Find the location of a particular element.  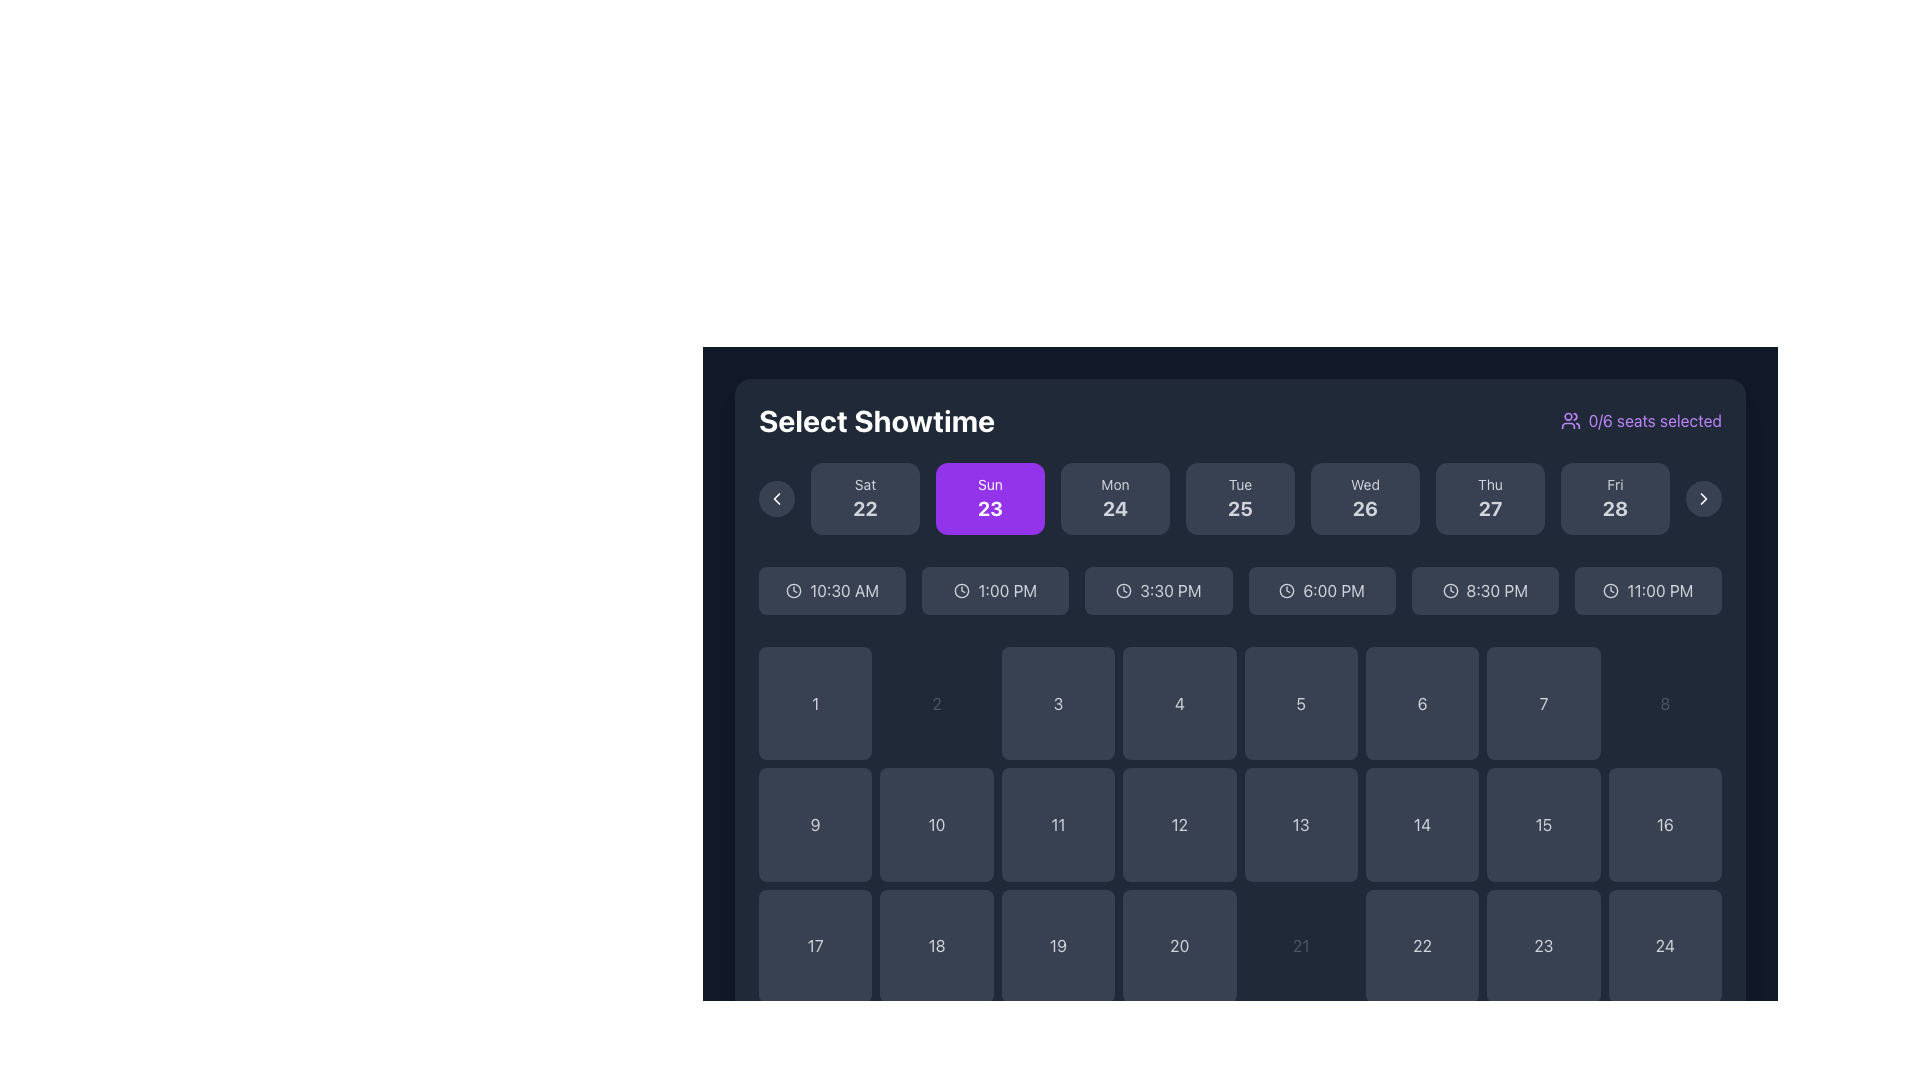

the button labeled '9' located in the second row and first column of the grid layout is located at coordinates (815, 825).